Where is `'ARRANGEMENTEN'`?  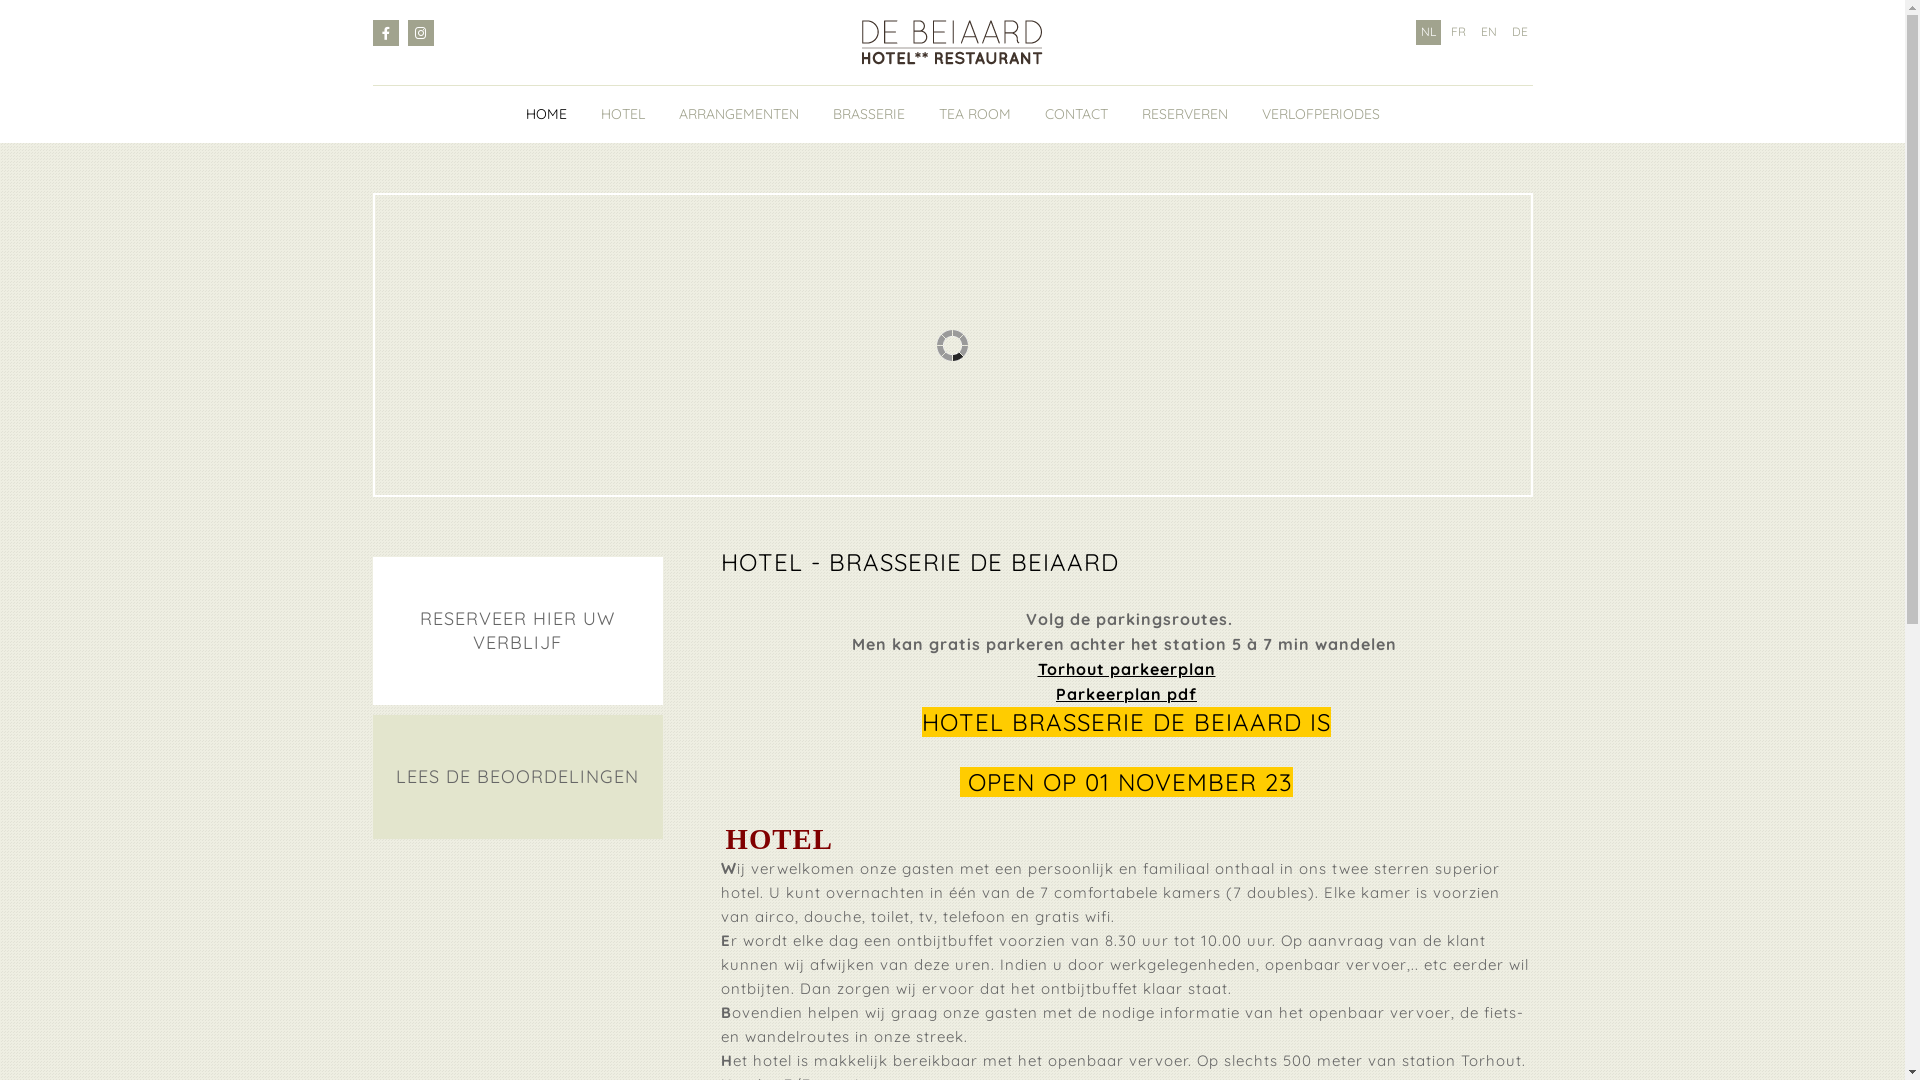 'ARRANGEMENTEN' is located at coordinates (737, 114).